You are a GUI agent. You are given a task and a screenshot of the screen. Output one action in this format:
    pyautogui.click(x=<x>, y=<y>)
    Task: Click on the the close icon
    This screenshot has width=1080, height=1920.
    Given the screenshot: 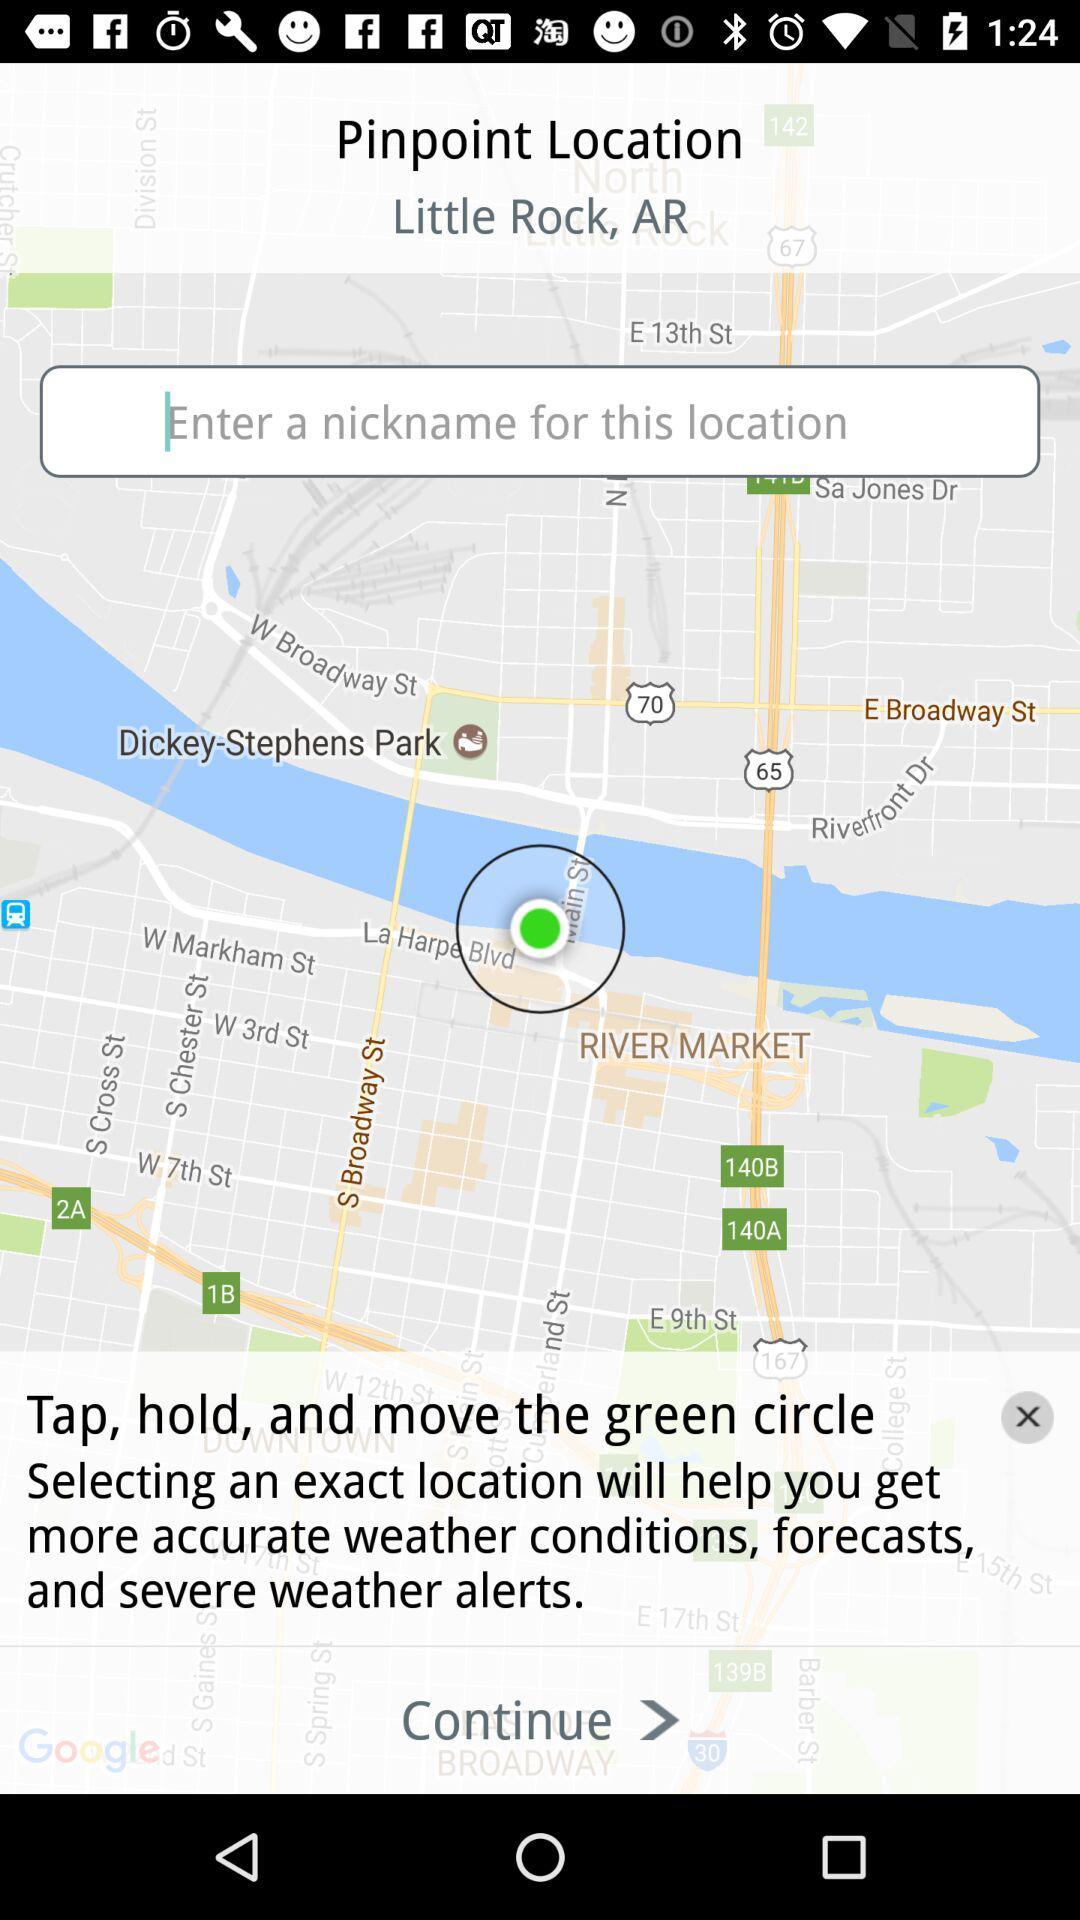 What is the action you would take?
    pyautogui.click(x=1027, y=1416)
    